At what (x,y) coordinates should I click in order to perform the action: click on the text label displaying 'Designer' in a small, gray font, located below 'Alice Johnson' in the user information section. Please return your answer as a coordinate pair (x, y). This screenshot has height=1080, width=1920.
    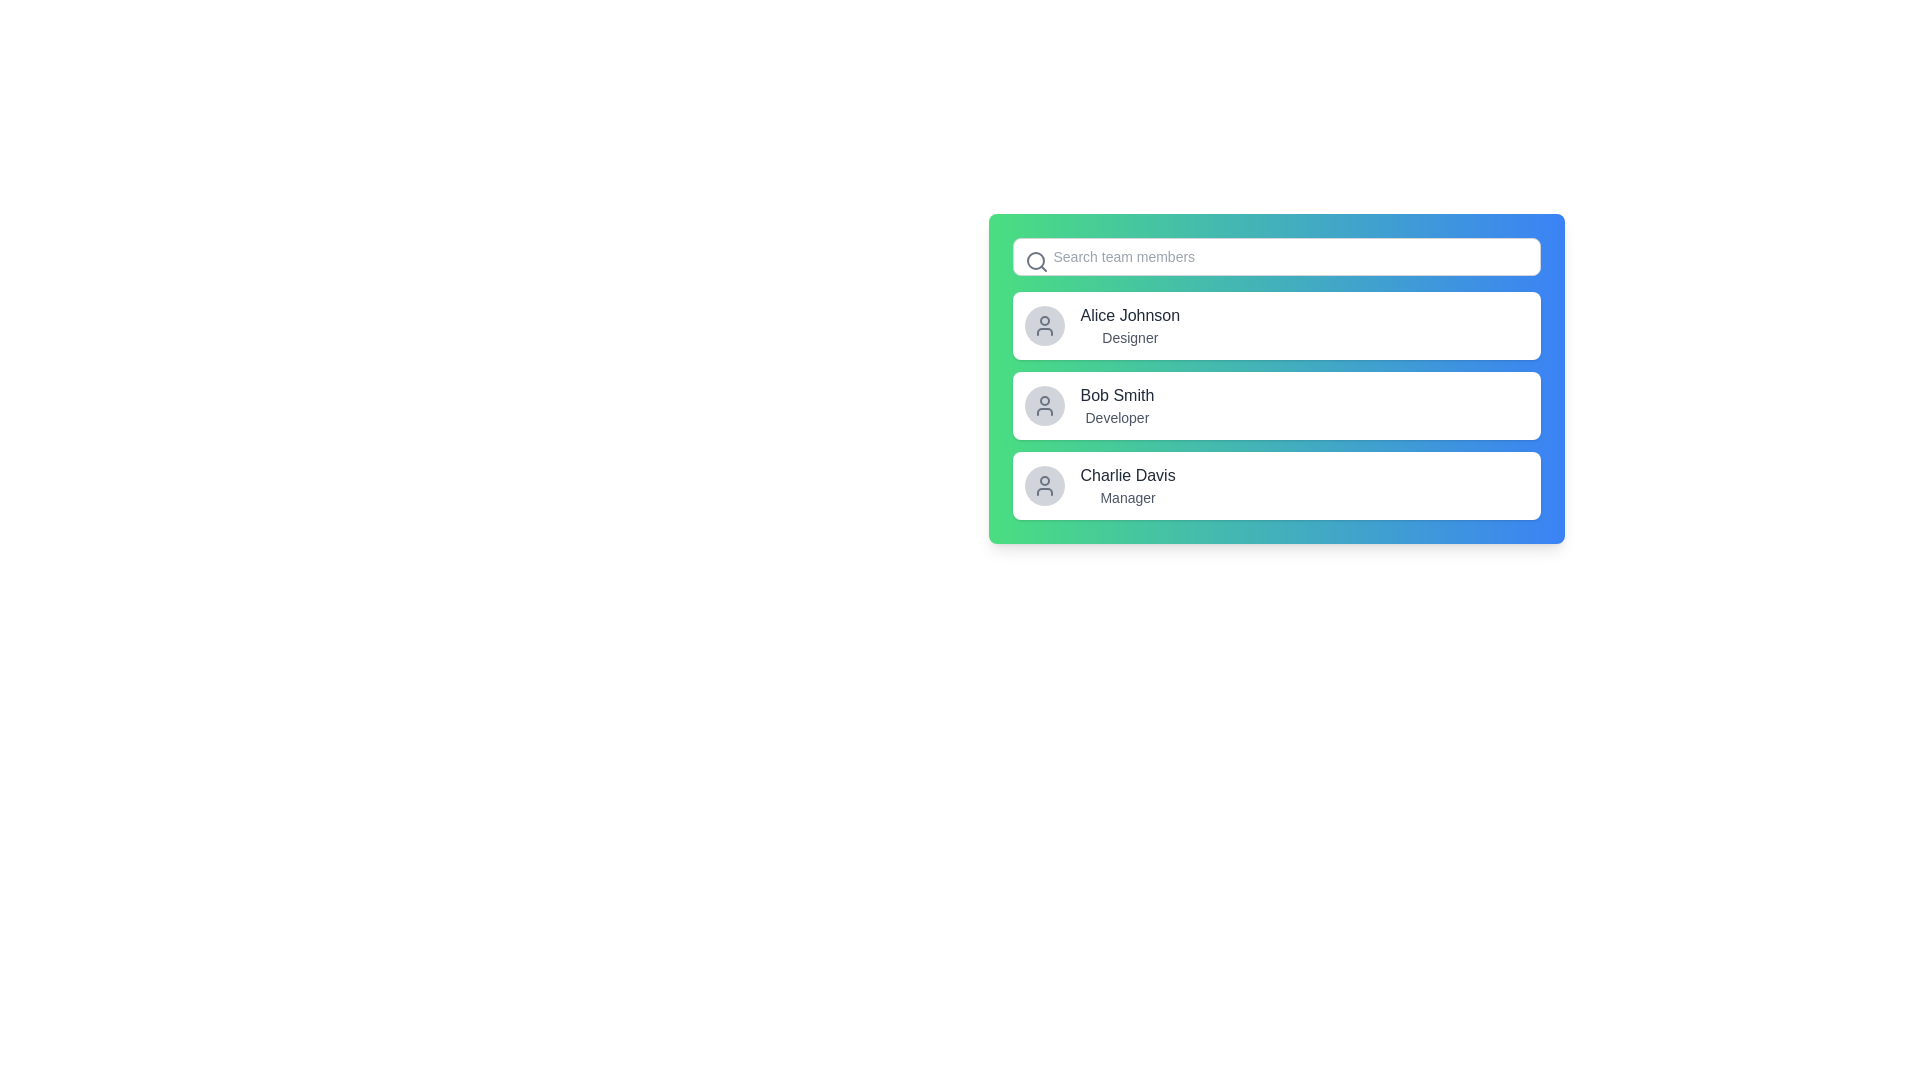
    Looking at the image, I should click on (1130, 337).